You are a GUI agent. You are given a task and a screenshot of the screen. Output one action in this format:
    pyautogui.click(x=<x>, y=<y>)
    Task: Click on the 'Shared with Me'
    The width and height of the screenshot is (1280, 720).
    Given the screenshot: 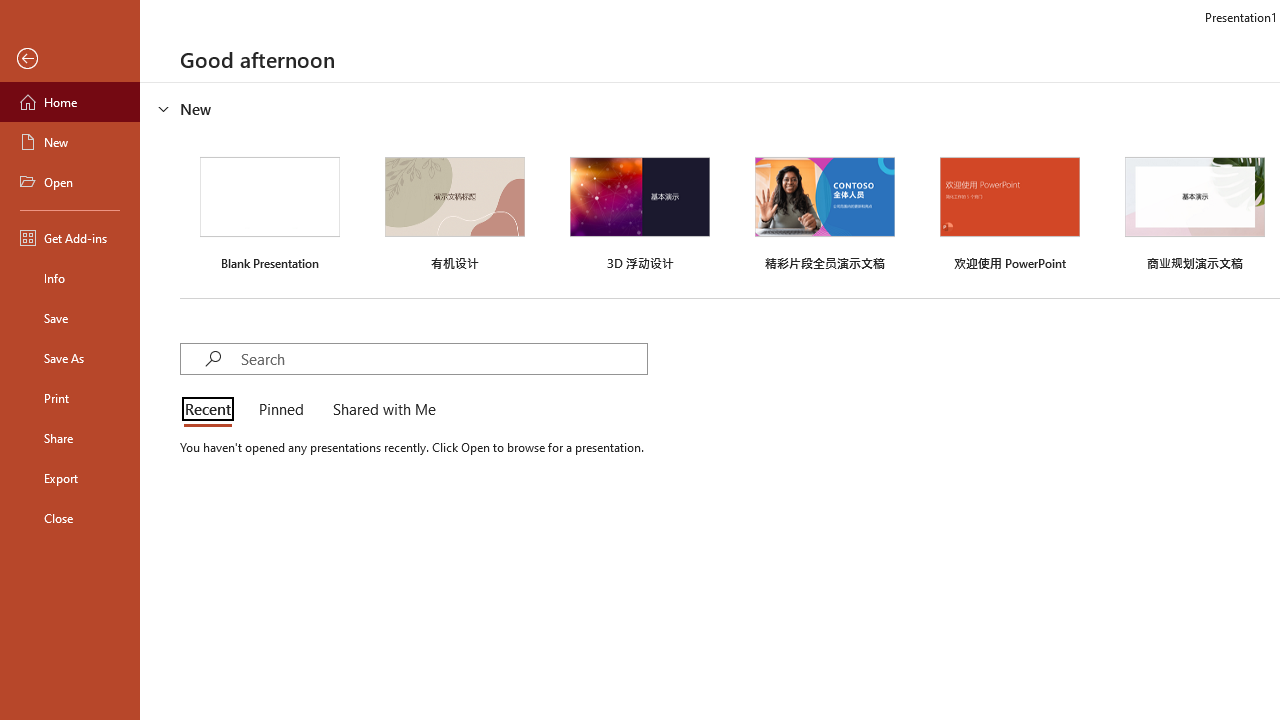 What is the action you would take?
    pyautogui.click(x=380, y=410)
    